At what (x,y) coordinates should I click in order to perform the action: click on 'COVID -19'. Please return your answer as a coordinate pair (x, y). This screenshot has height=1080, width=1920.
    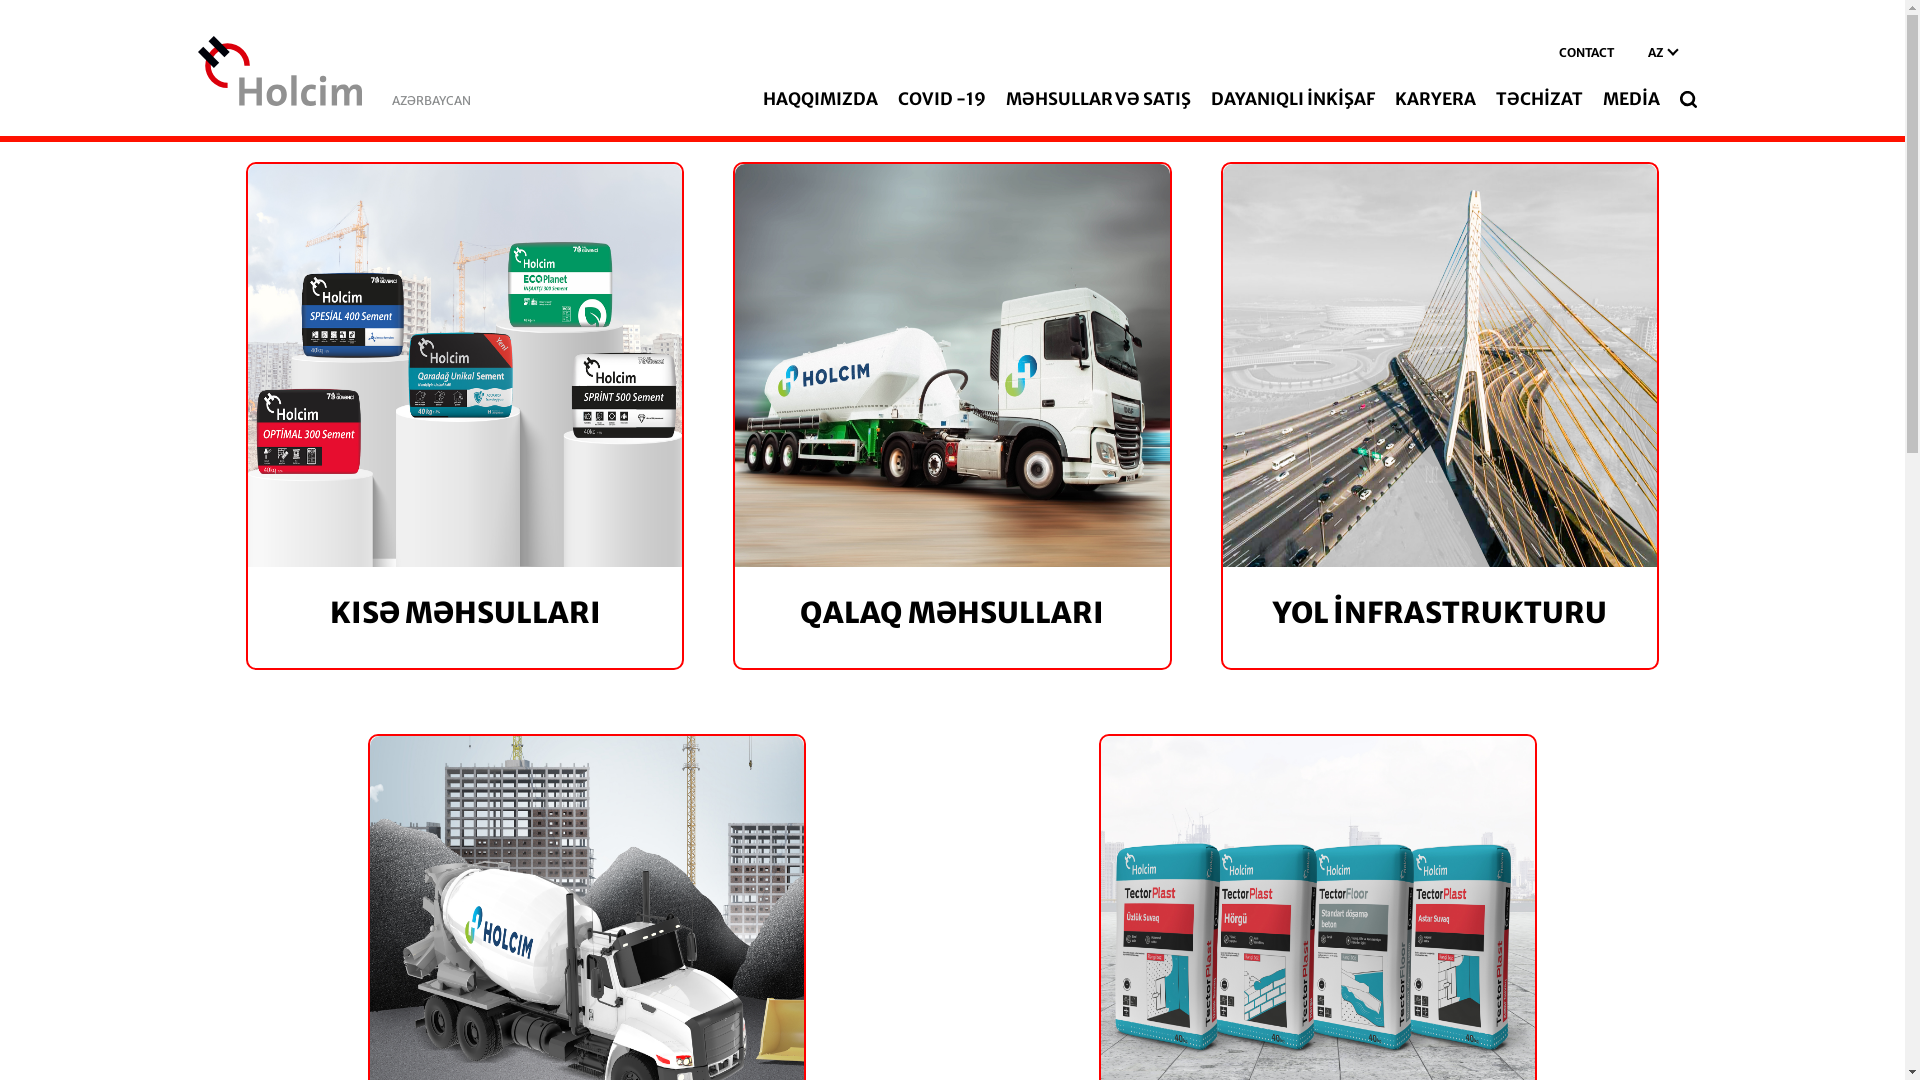
    Looking at the image, I should click on (940, 99).